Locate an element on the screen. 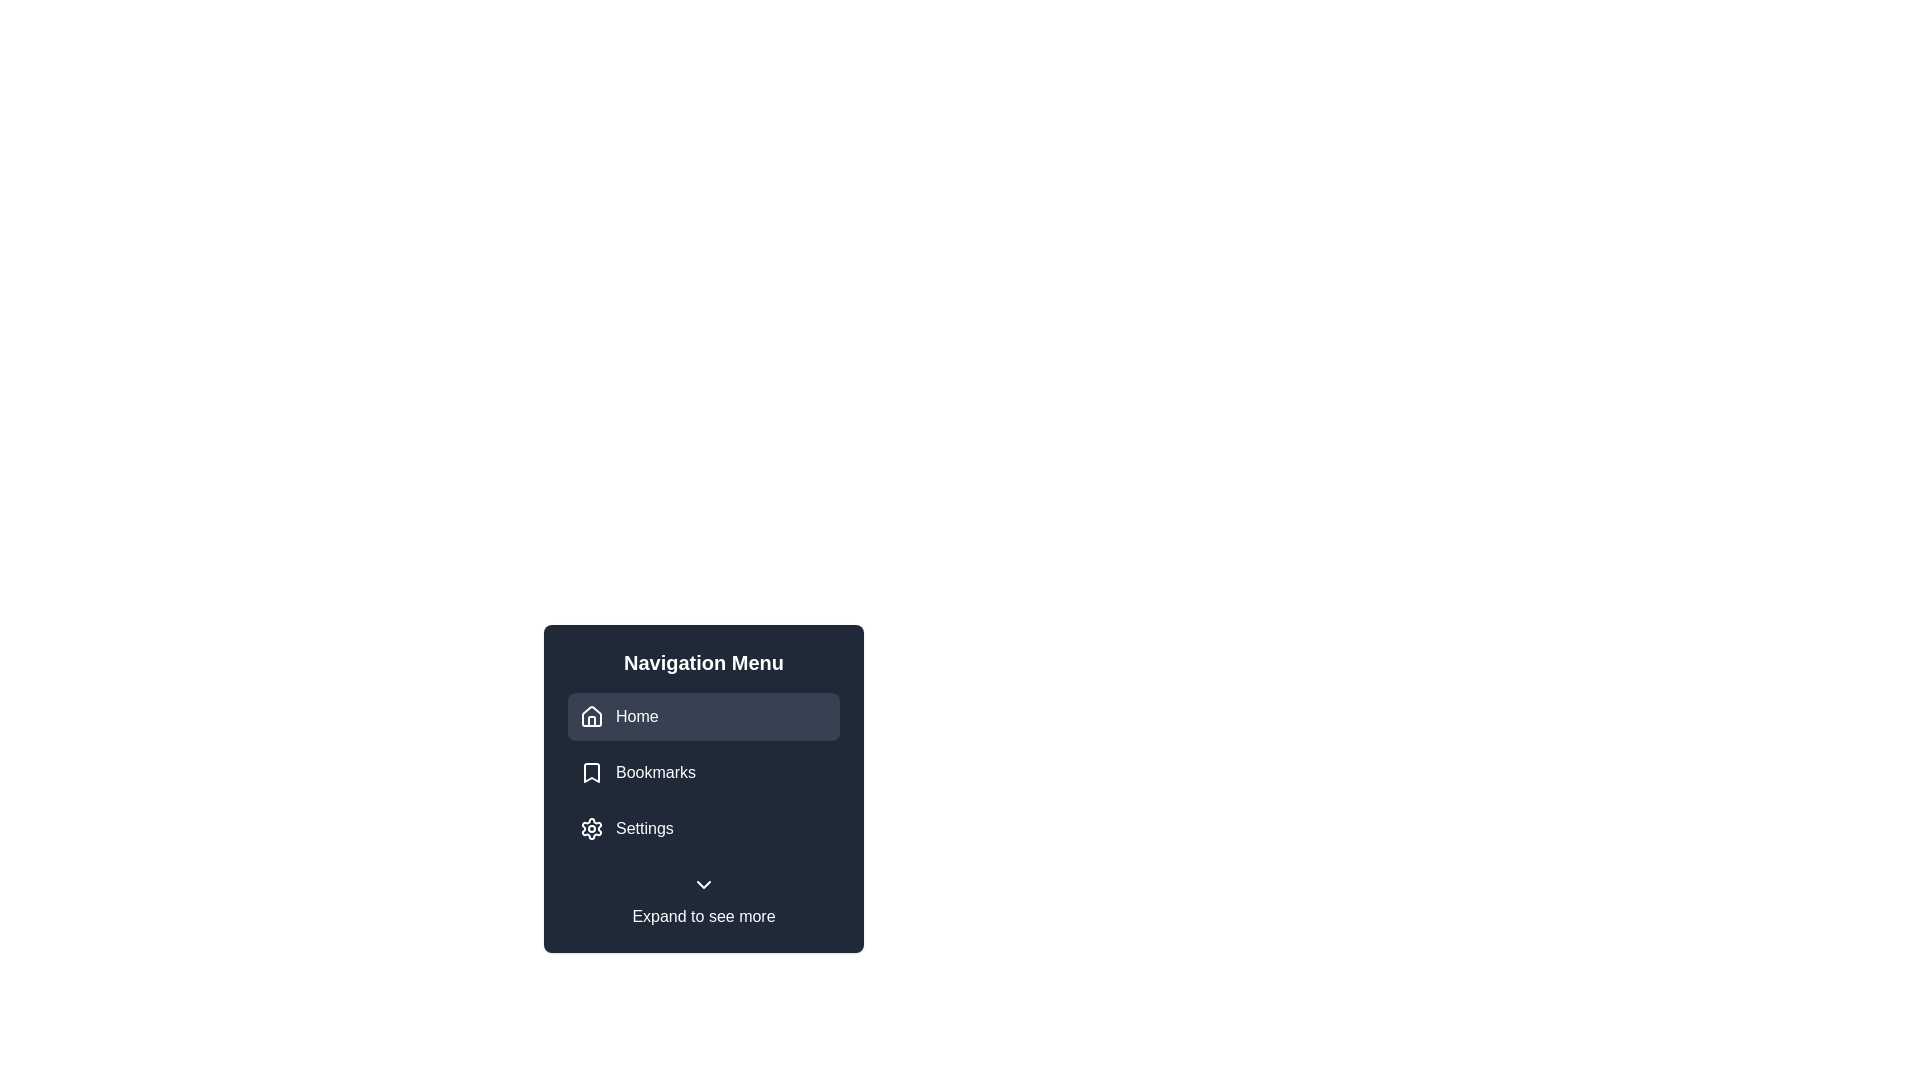 The height and width of the screenshot is (1080, 1920). the visual representation of the settings icon's outer ring, which is a gear-like shape located in the navigation menu, positioned below 'Bookmarks' and above 'Expand to see more' is located at coordinates (590, 829).